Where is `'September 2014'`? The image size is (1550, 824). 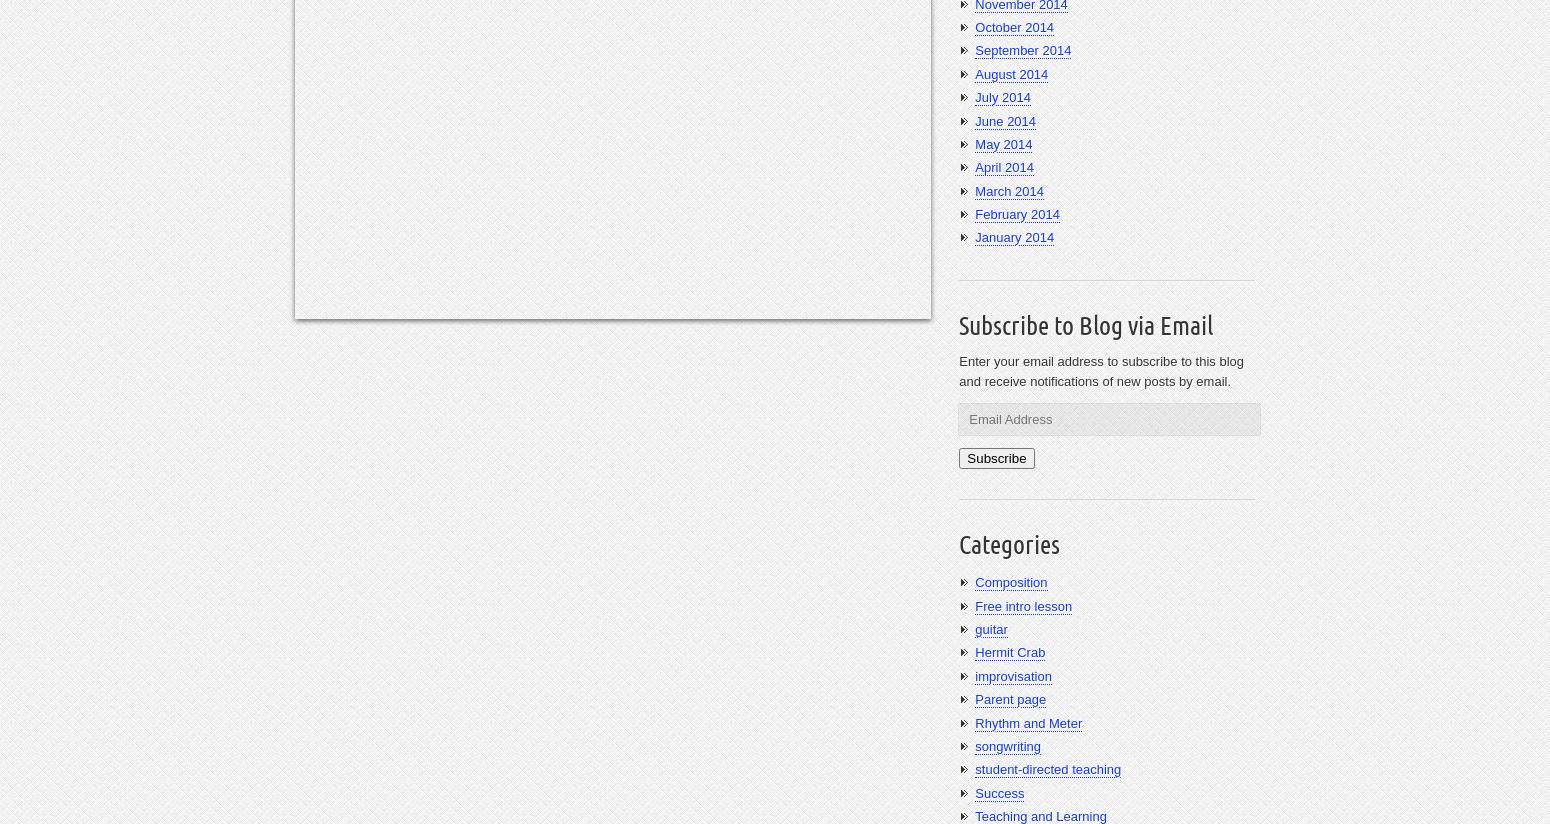
'September 2014' is located at coordinates (973, 50).